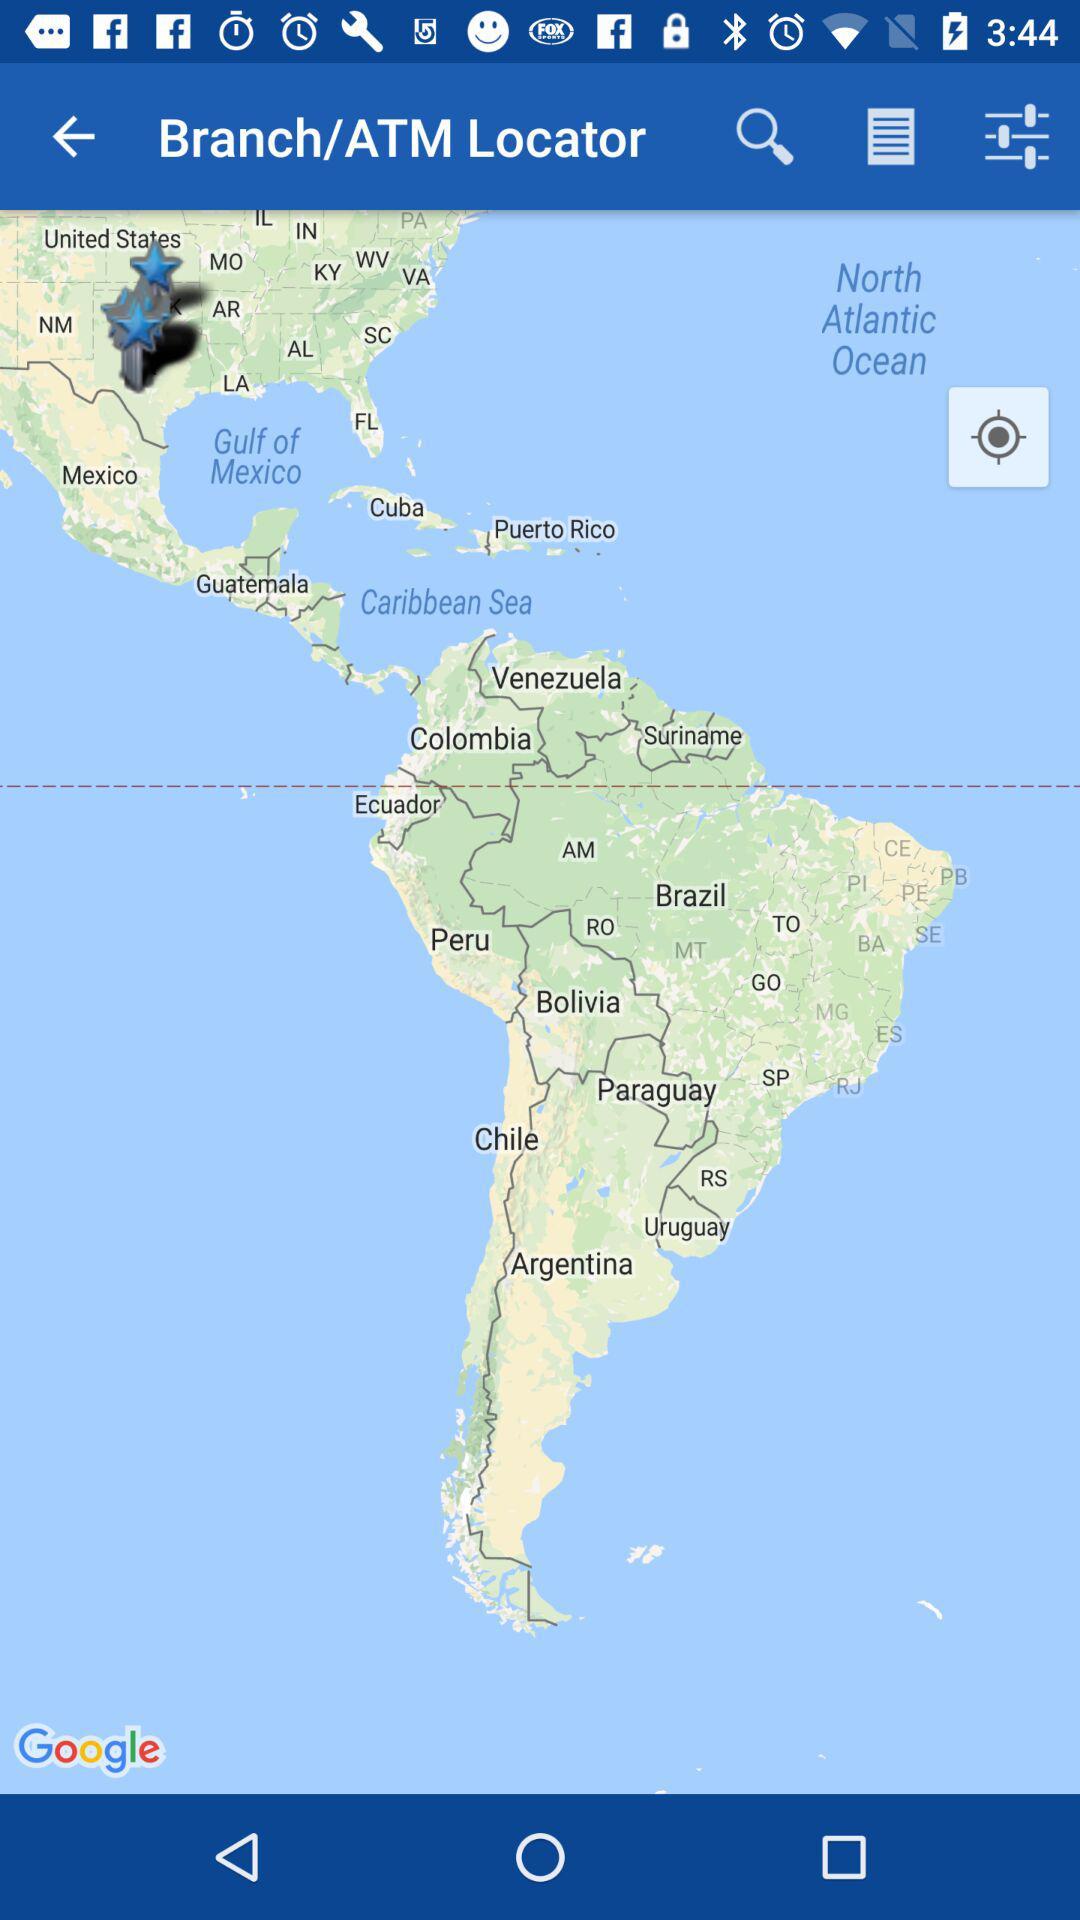 This screenshot has height=1920, width=1080. What do you see at coordinates (72, 135) in the screenshot?
I see `the icon at the top left corner` at bounding box center [72, 135].